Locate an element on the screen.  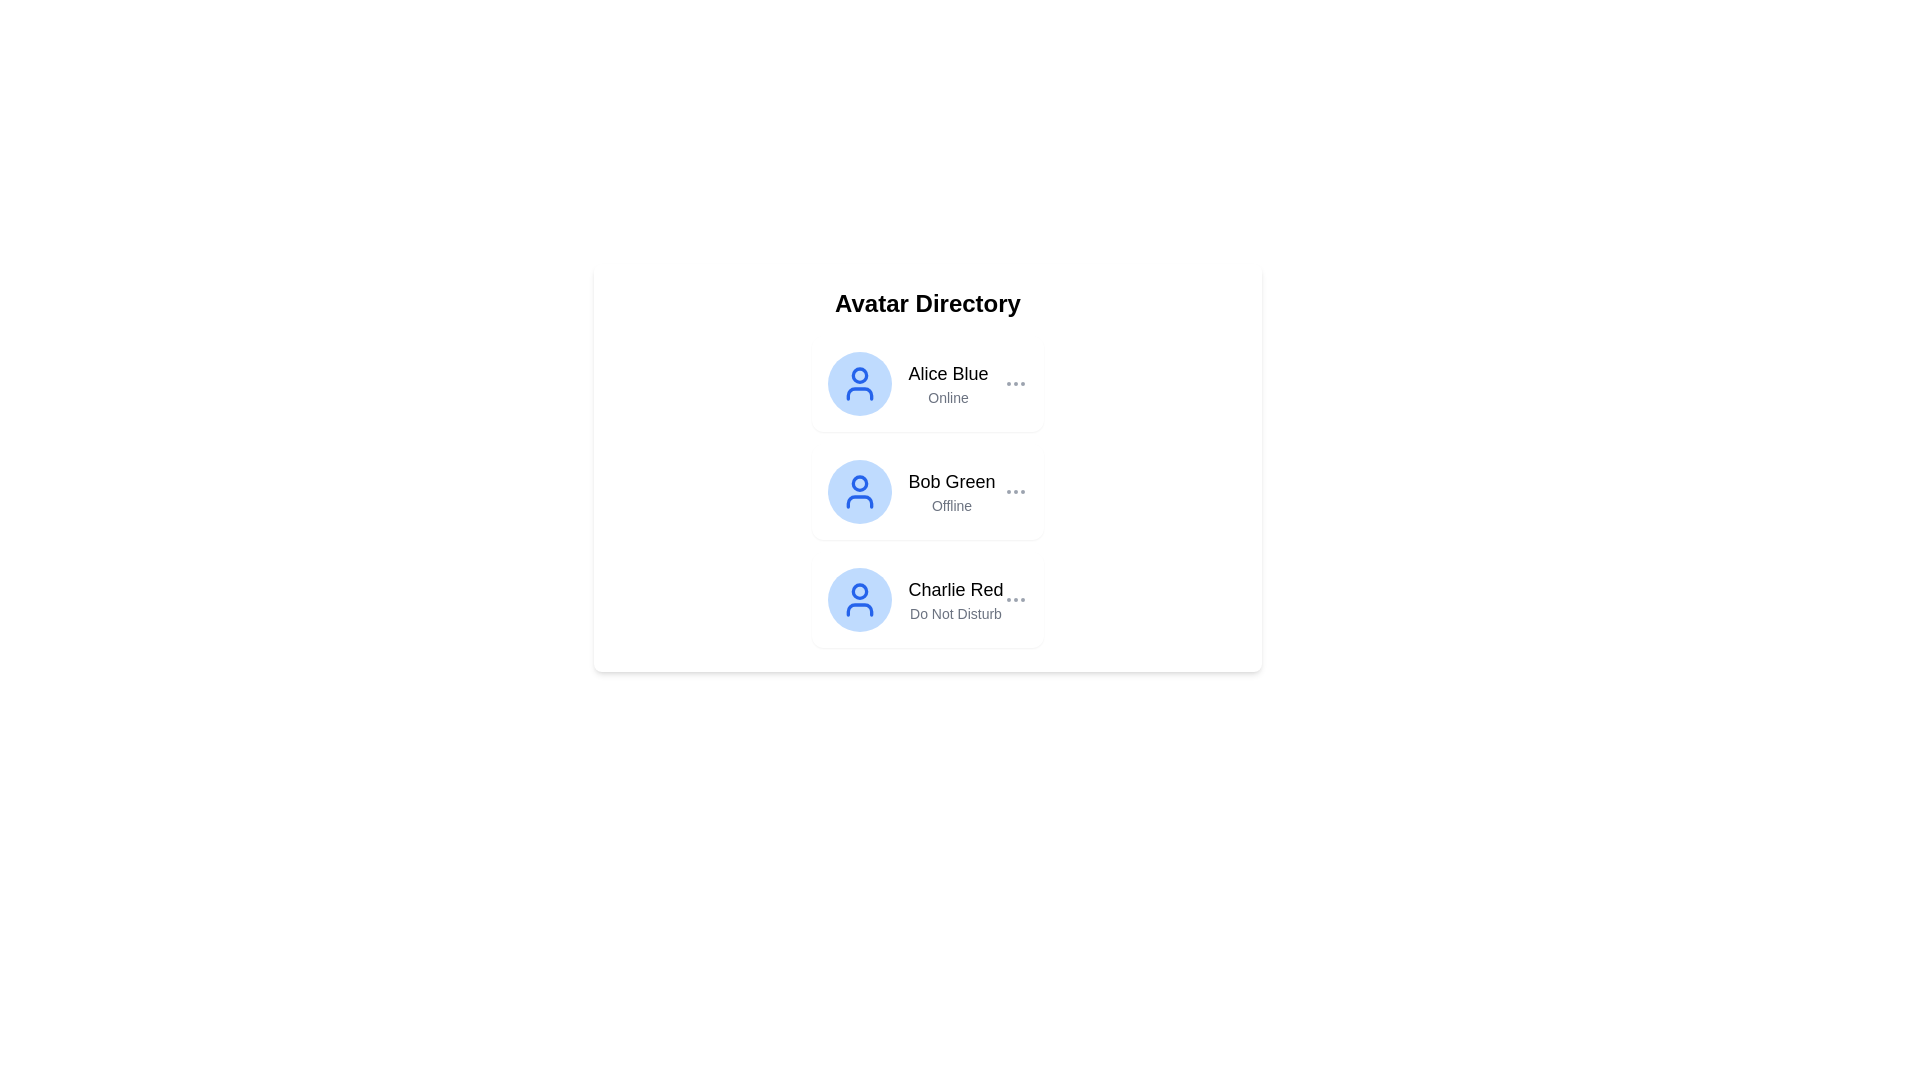
the head icon in the avatar, which is the third element in a vertical list of user entries is located at coordinates (860, 590).